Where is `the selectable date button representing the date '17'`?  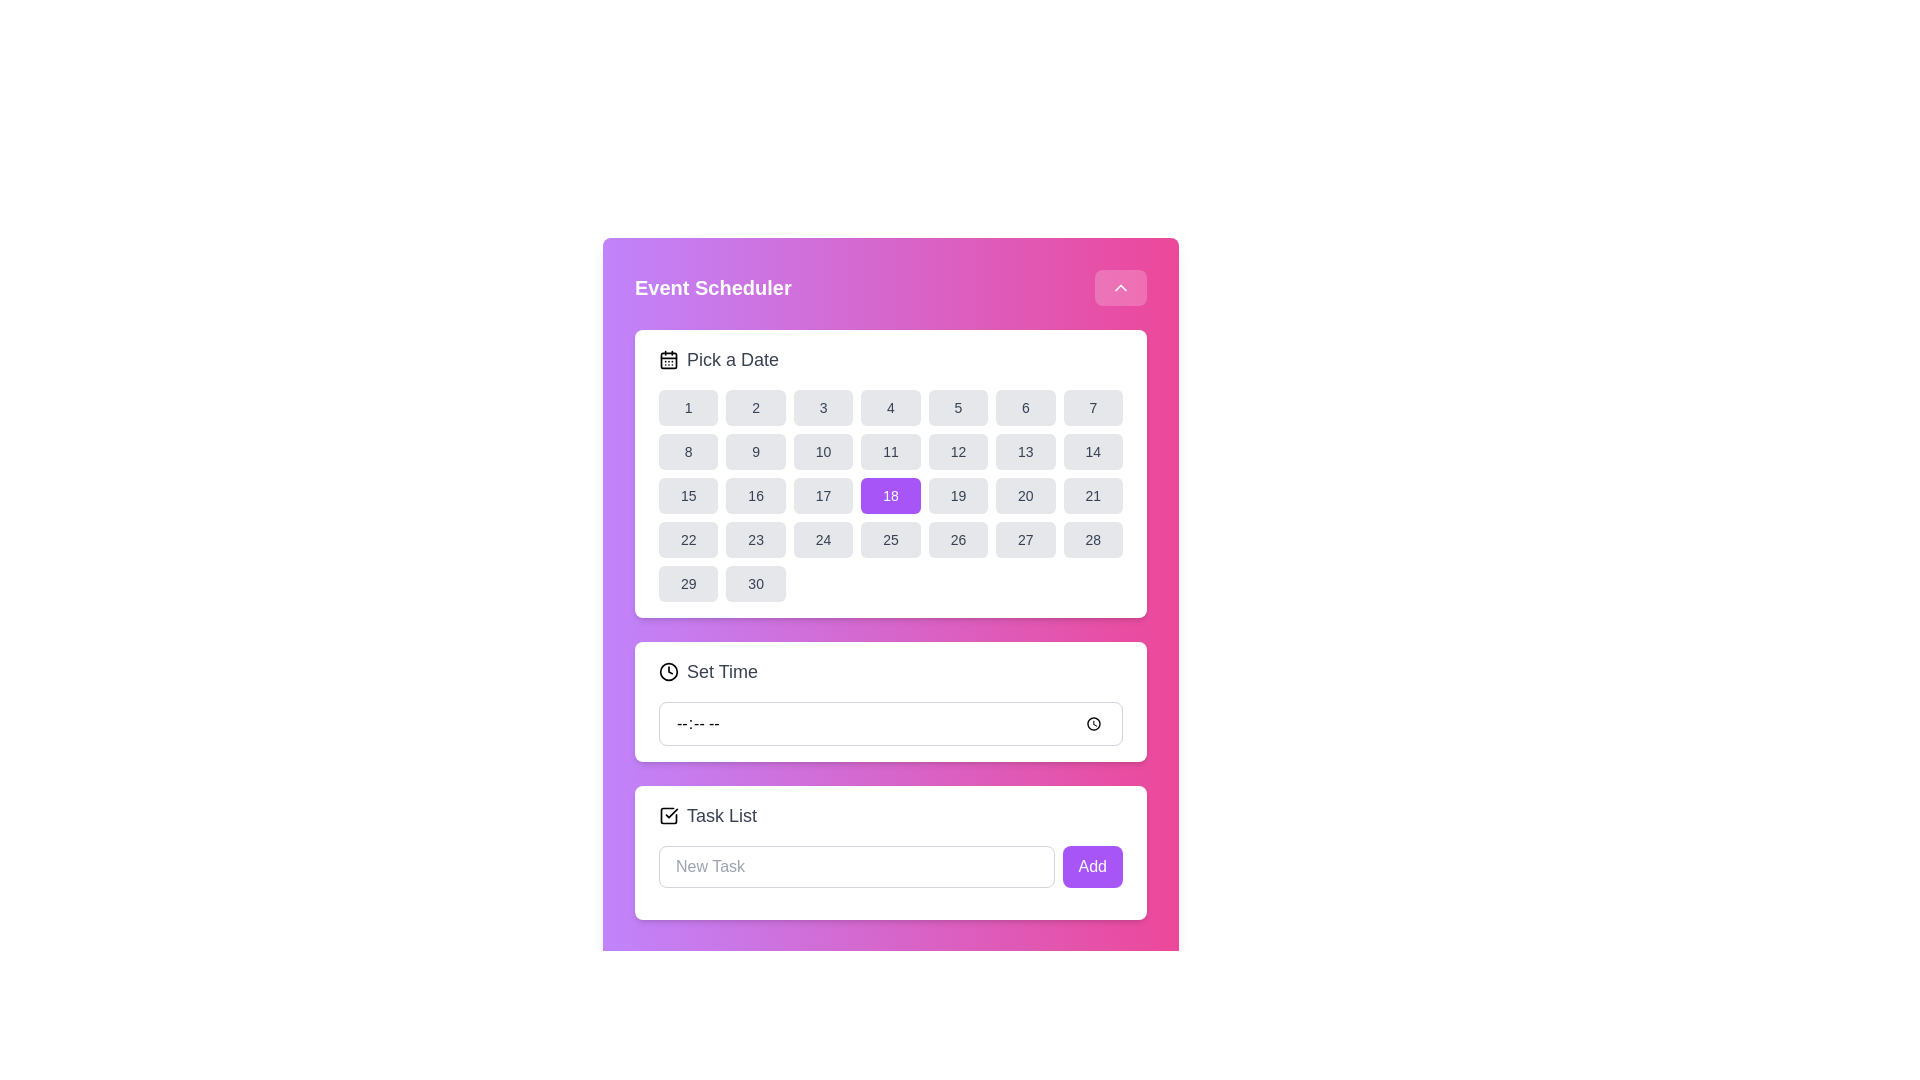
the selectable date button representing the date '17' is located at coordinates (823, 495).